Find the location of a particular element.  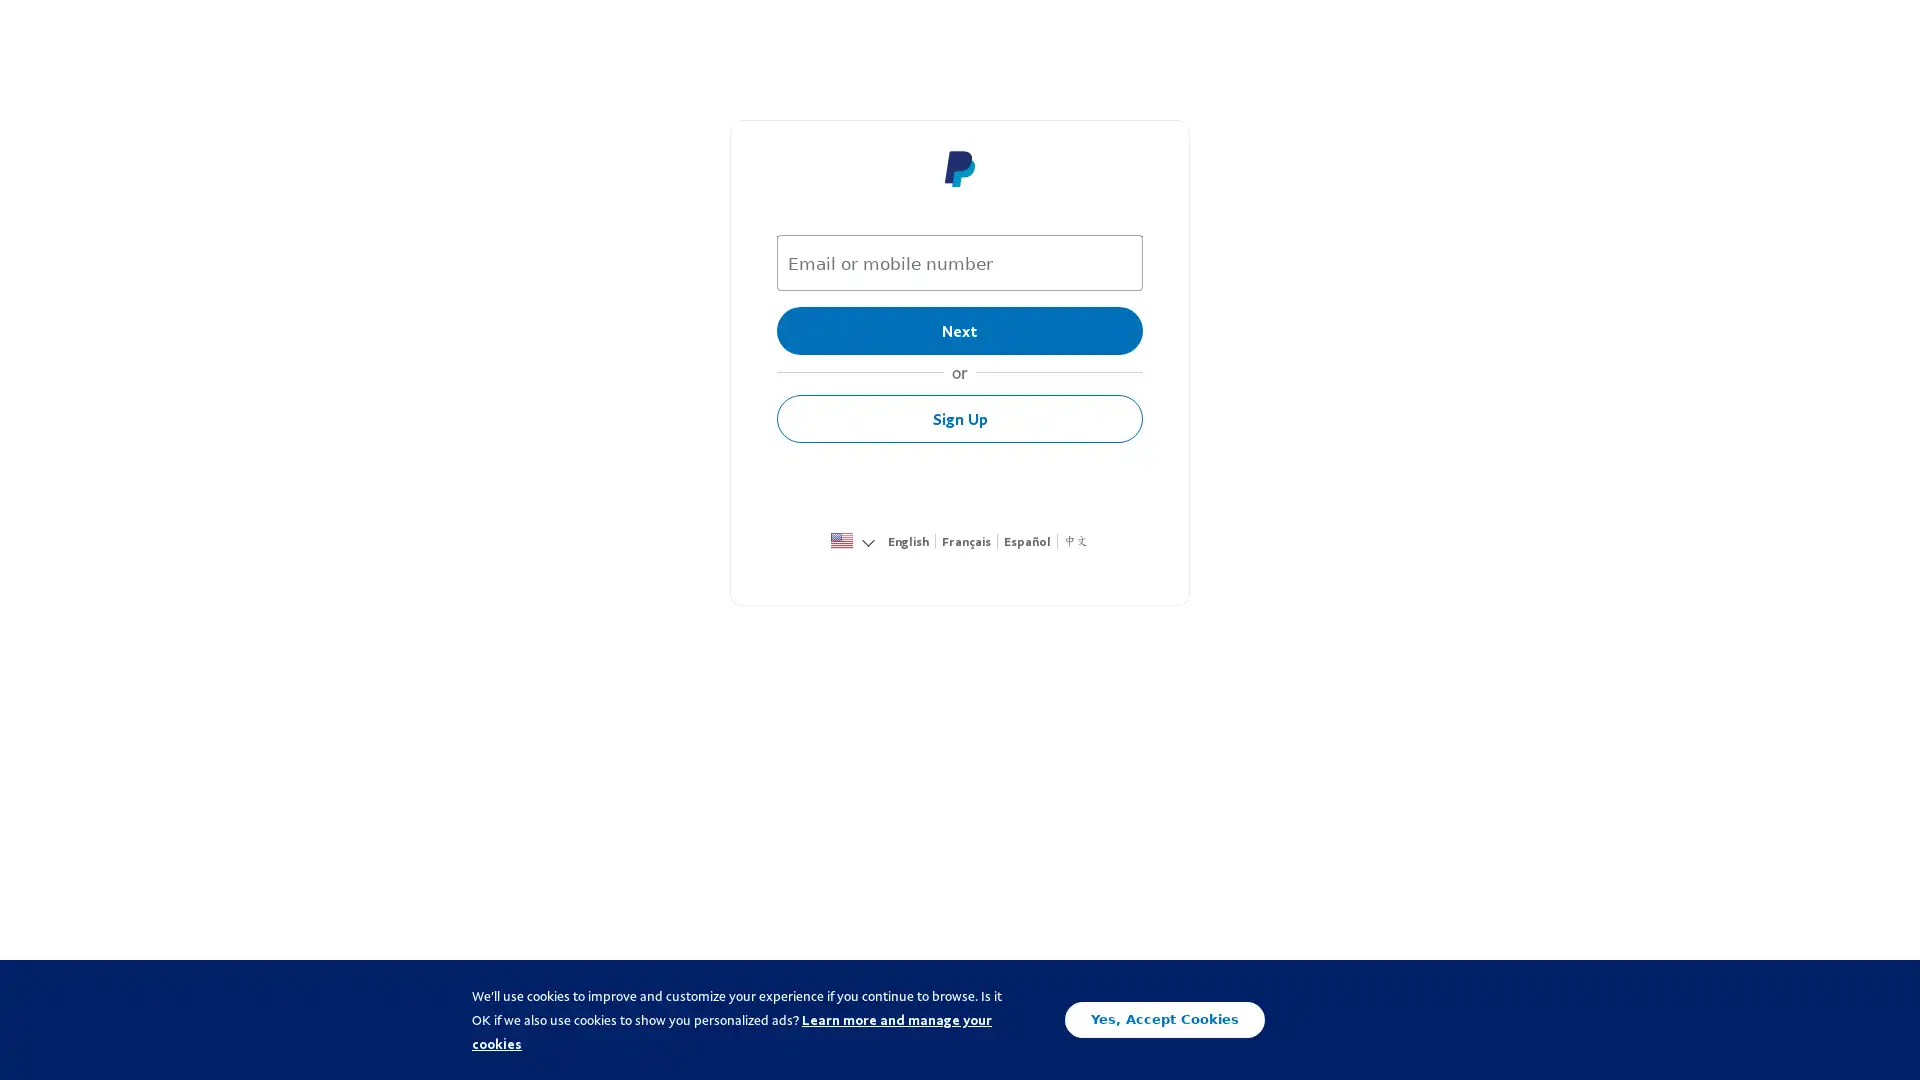

Yes, Accept Cookies is located at coordinates (1165, 1019).